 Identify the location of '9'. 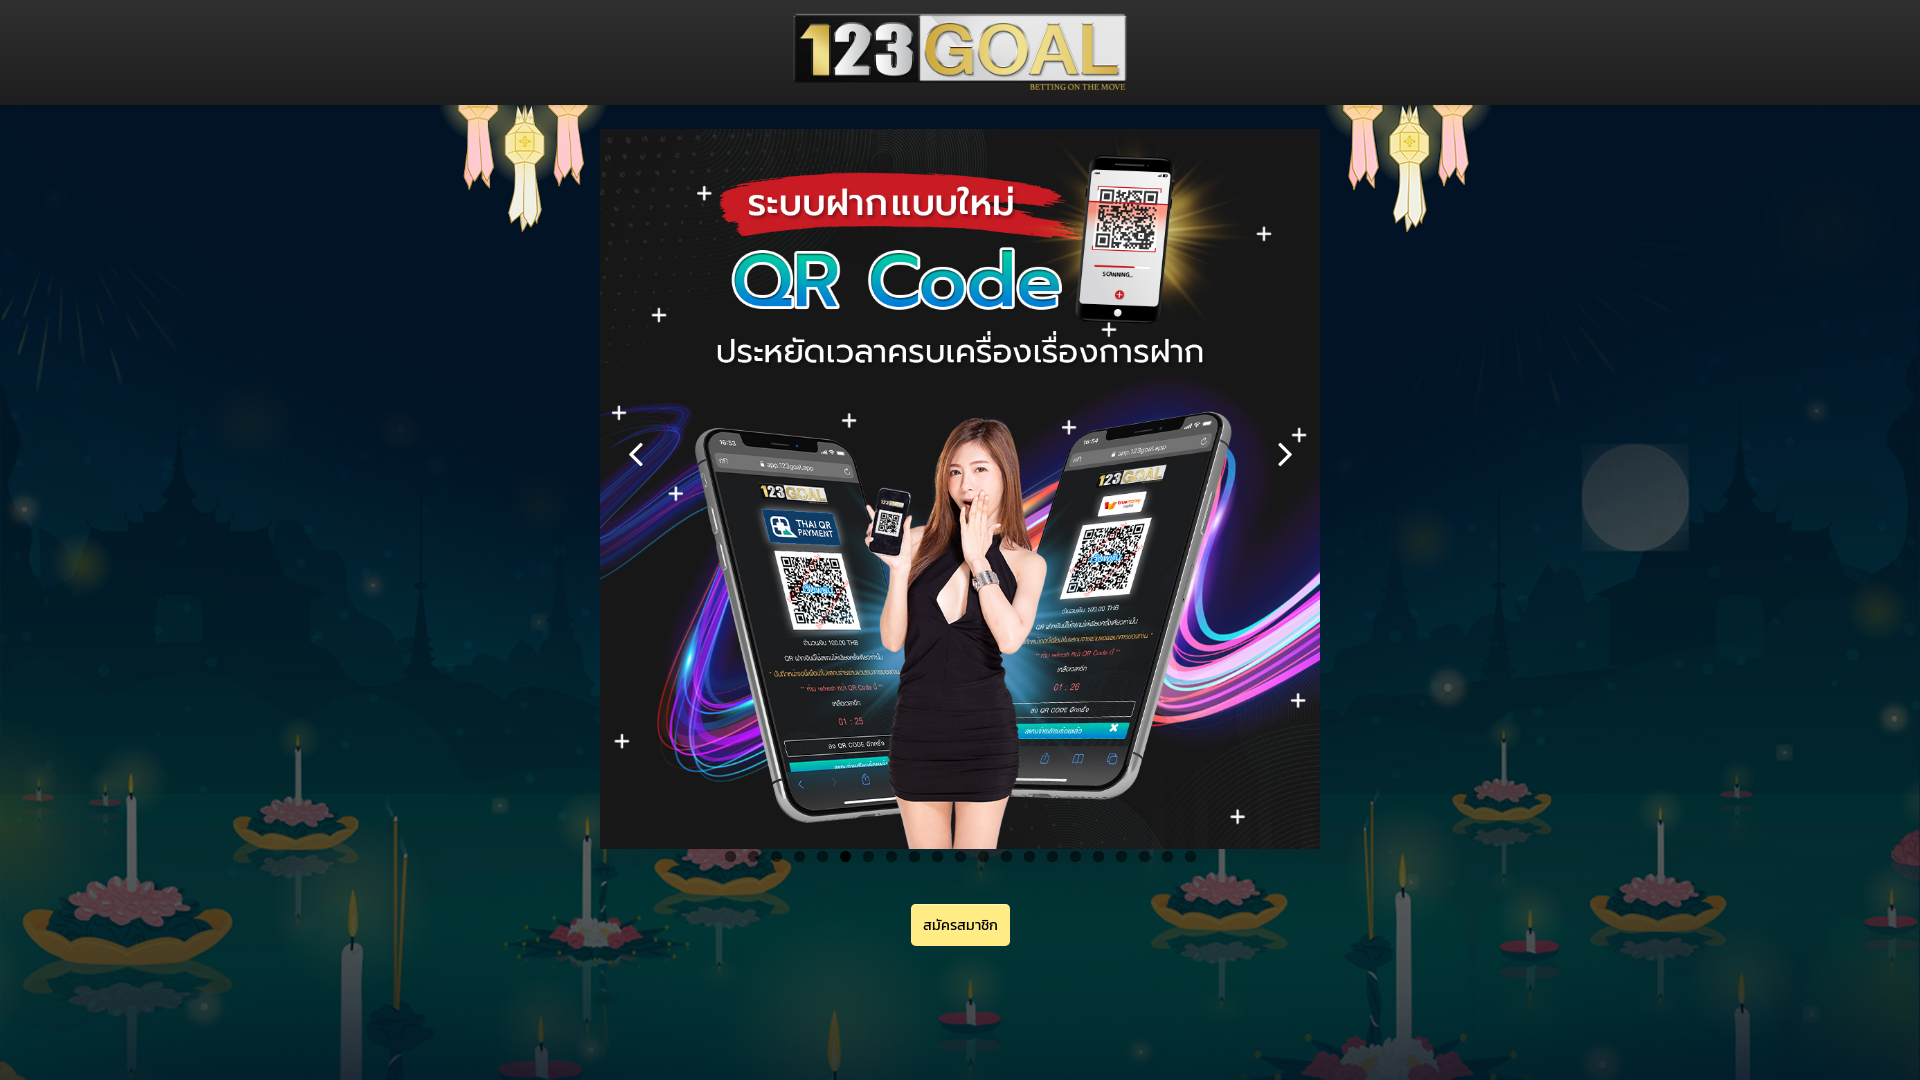
(912, 855).